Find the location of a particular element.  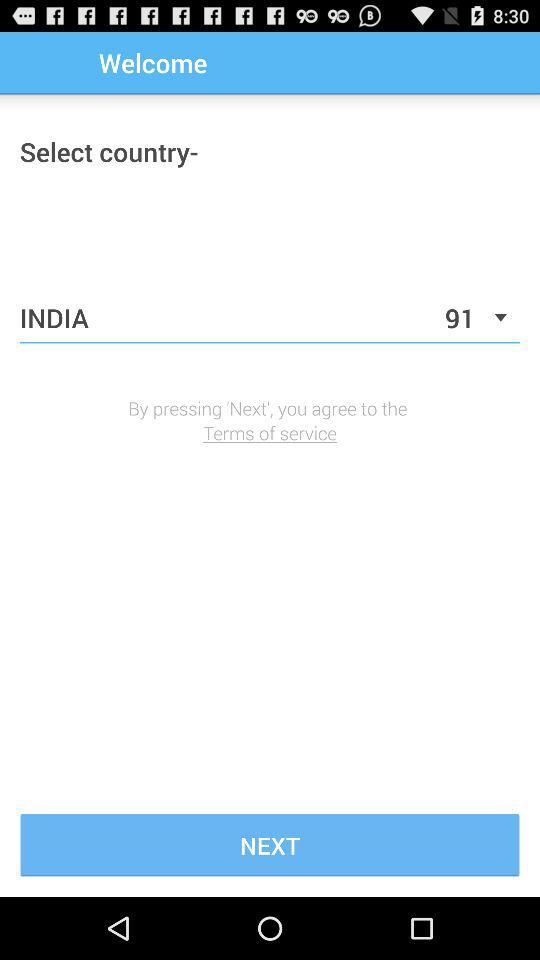

the icon below by pressing next is located at coordinates (270, 433).